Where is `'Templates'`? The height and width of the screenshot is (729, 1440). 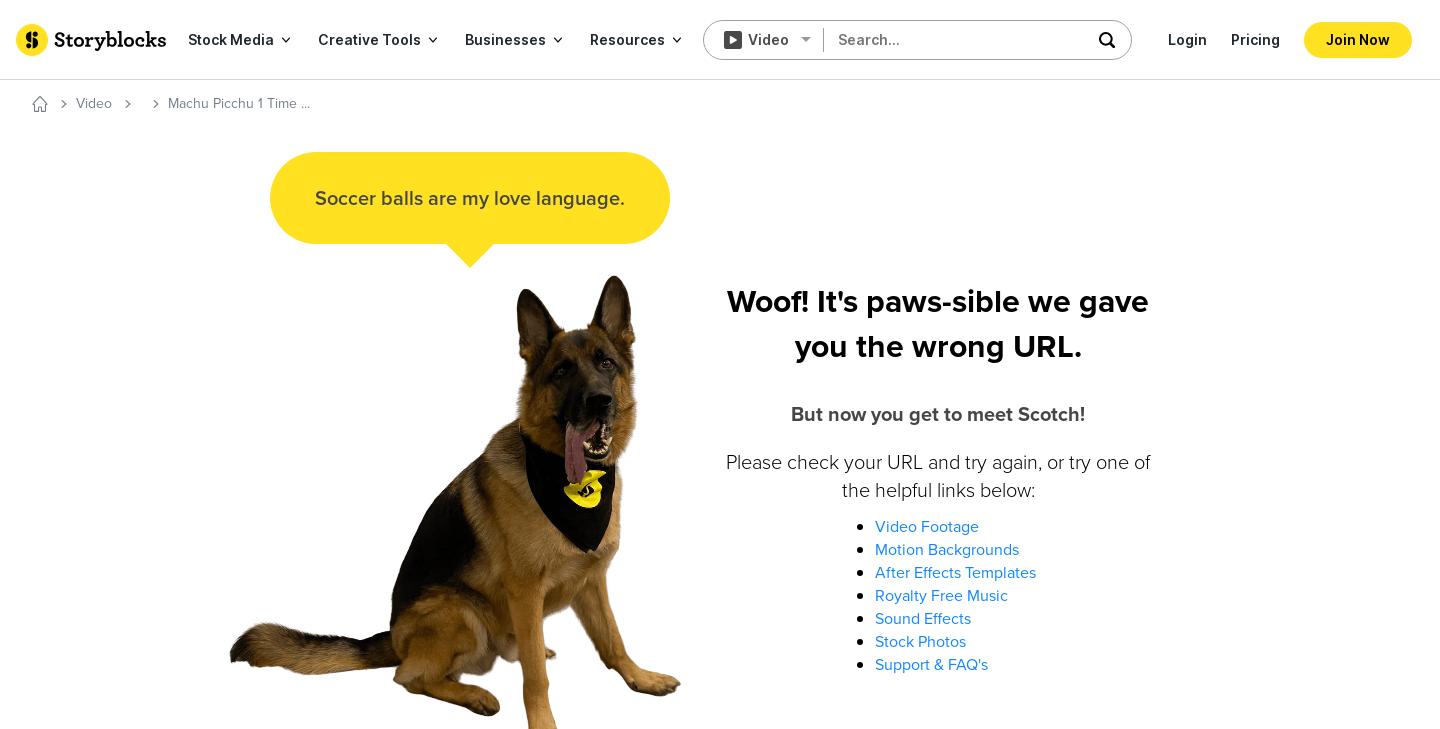
'Templates' is located at coordinates (152, 233).